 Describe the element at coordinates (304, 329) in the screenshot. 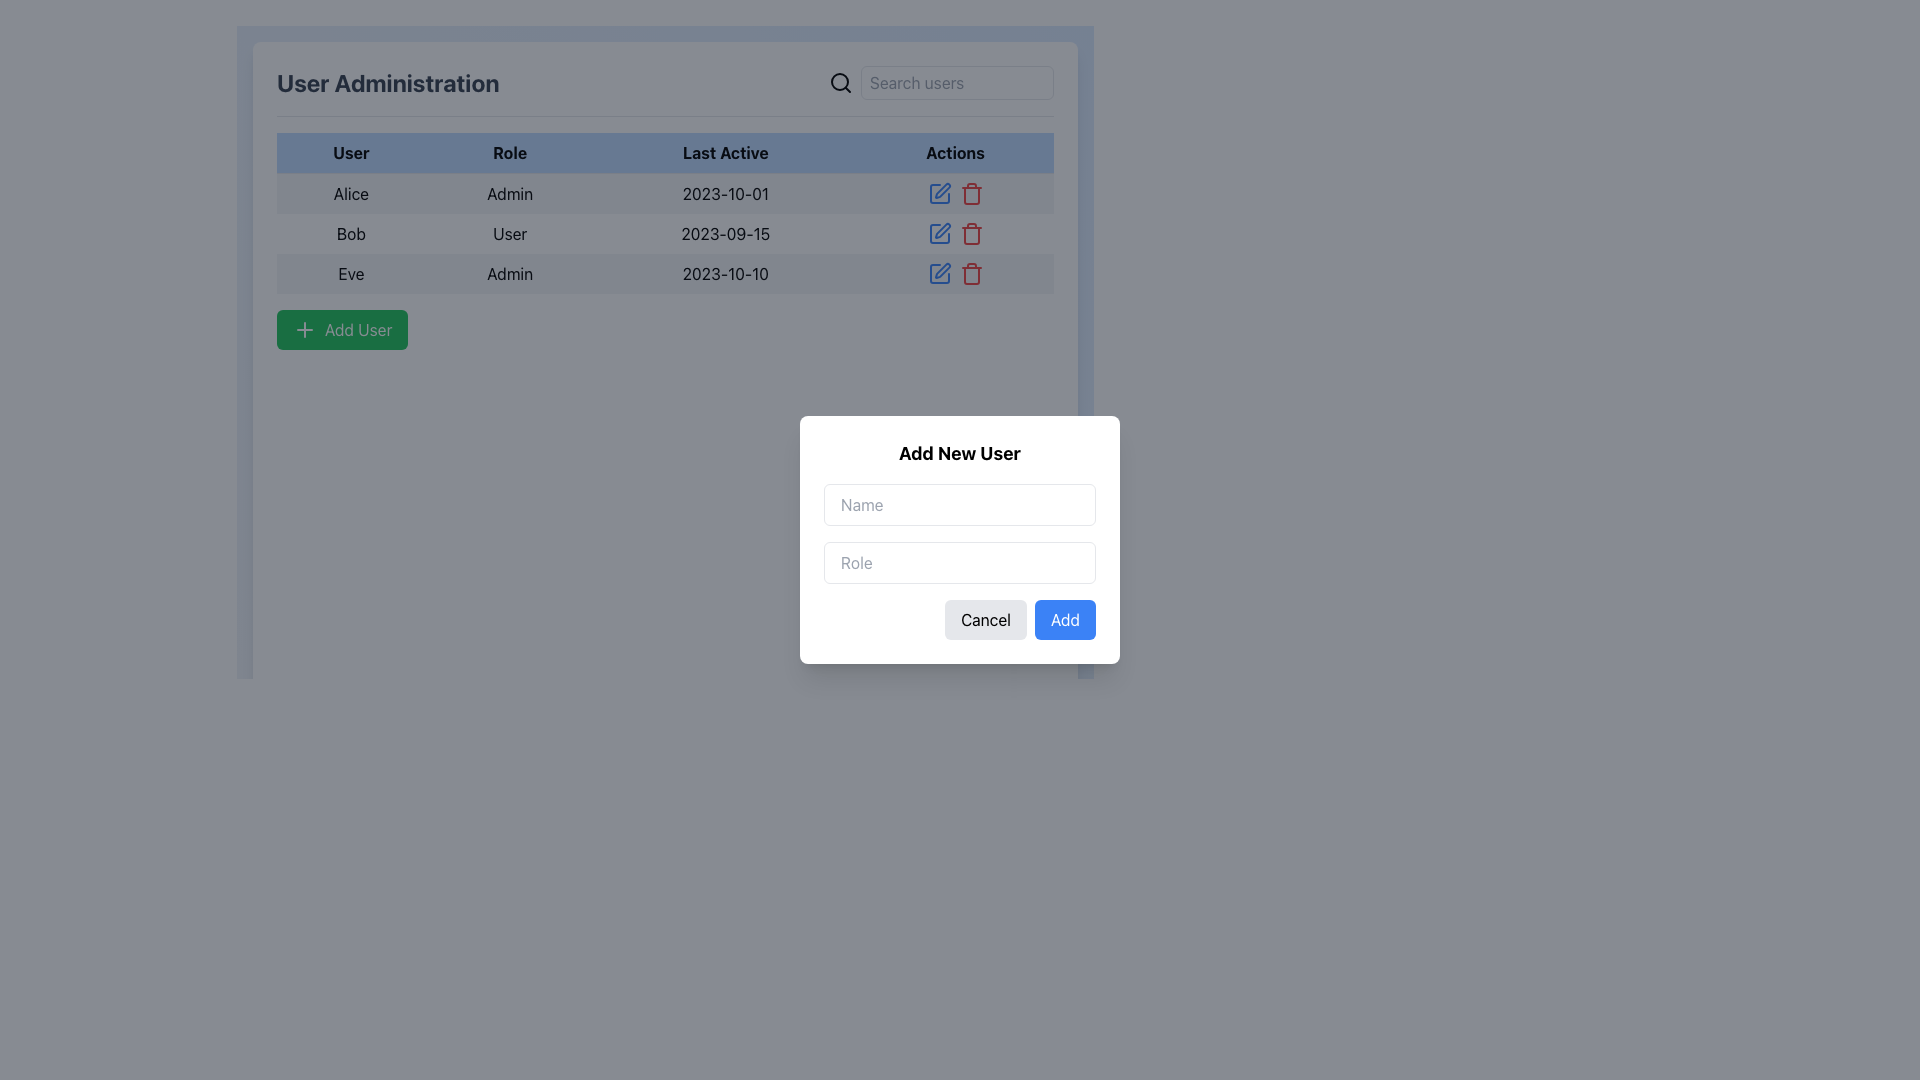

I see `the 'Add User' button icon, which is located on the left side of the button in the 'User Administration' section to initiate the user addition process` at that location.